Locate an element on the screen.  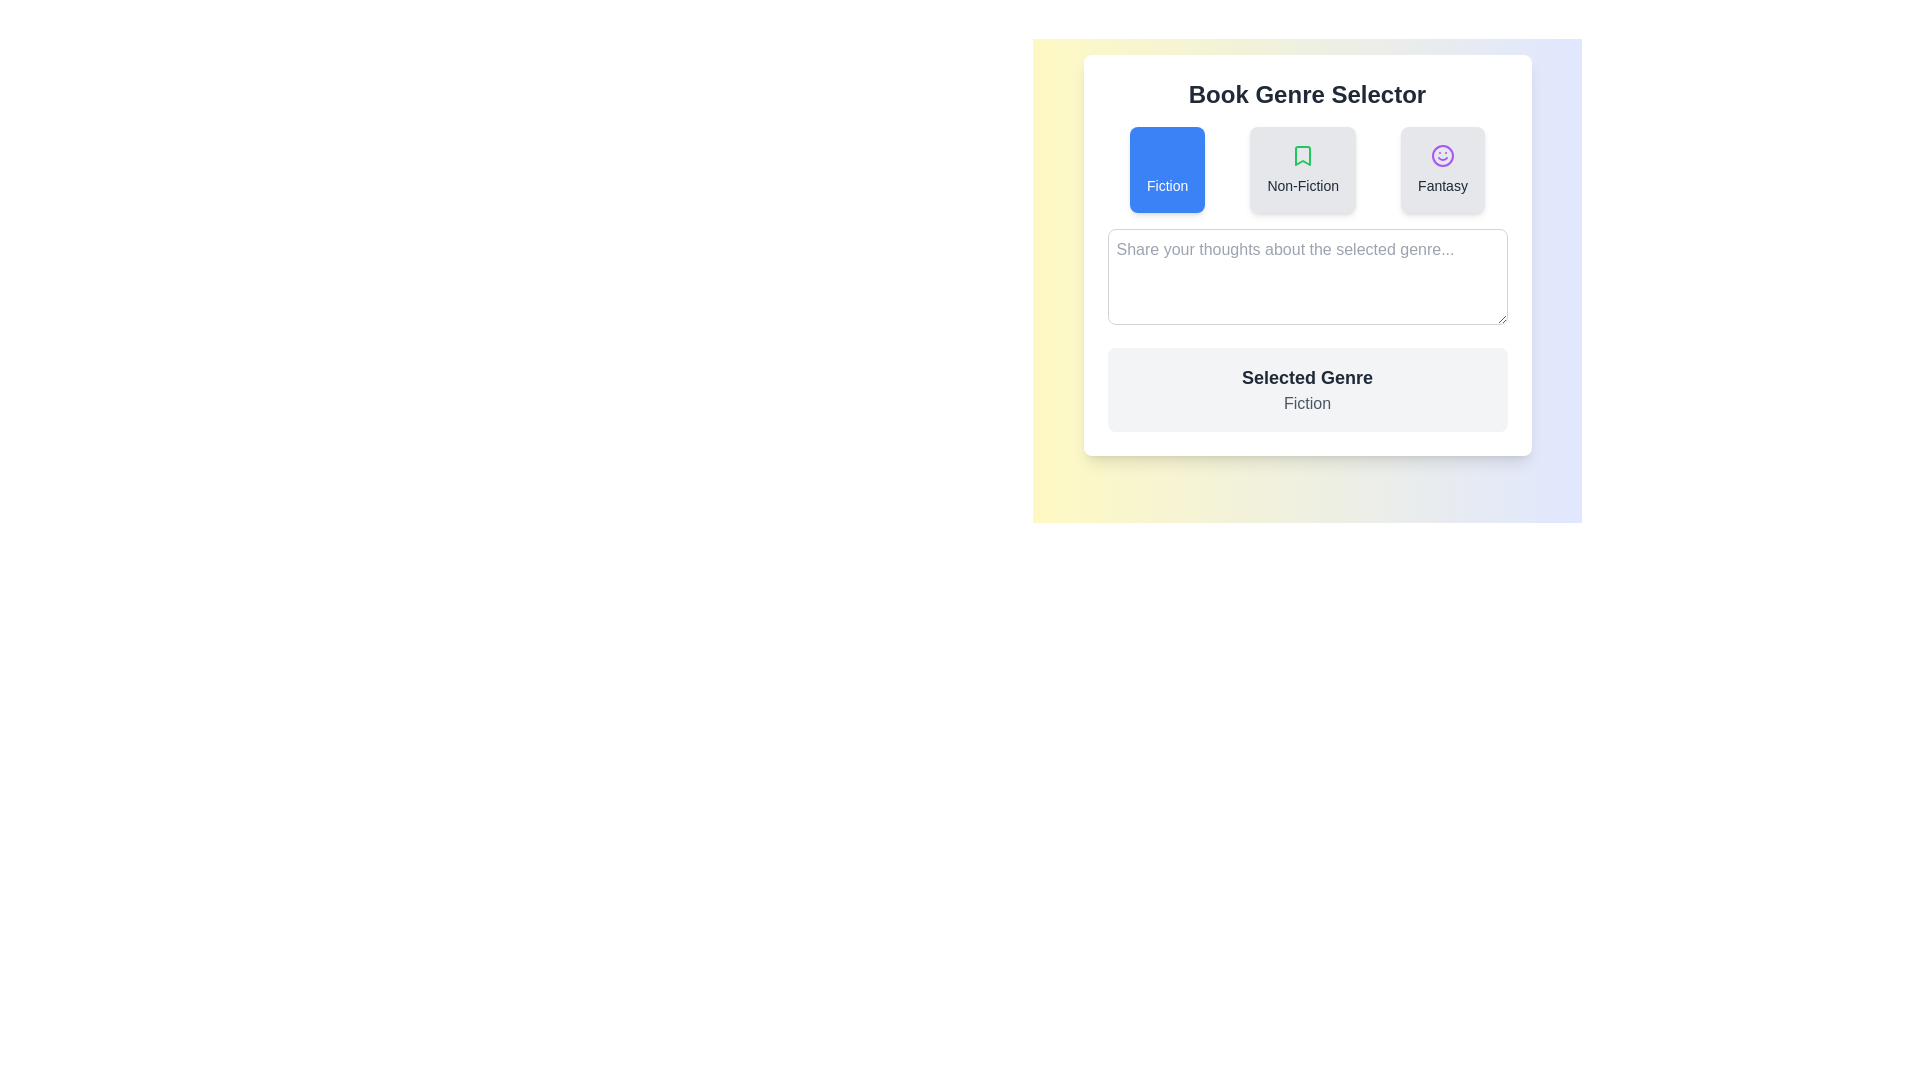
the 'Fantasy' genre label, which is the rightmost option in the 'Book Genre Selector' panel is located at coordinates (1443, 185).